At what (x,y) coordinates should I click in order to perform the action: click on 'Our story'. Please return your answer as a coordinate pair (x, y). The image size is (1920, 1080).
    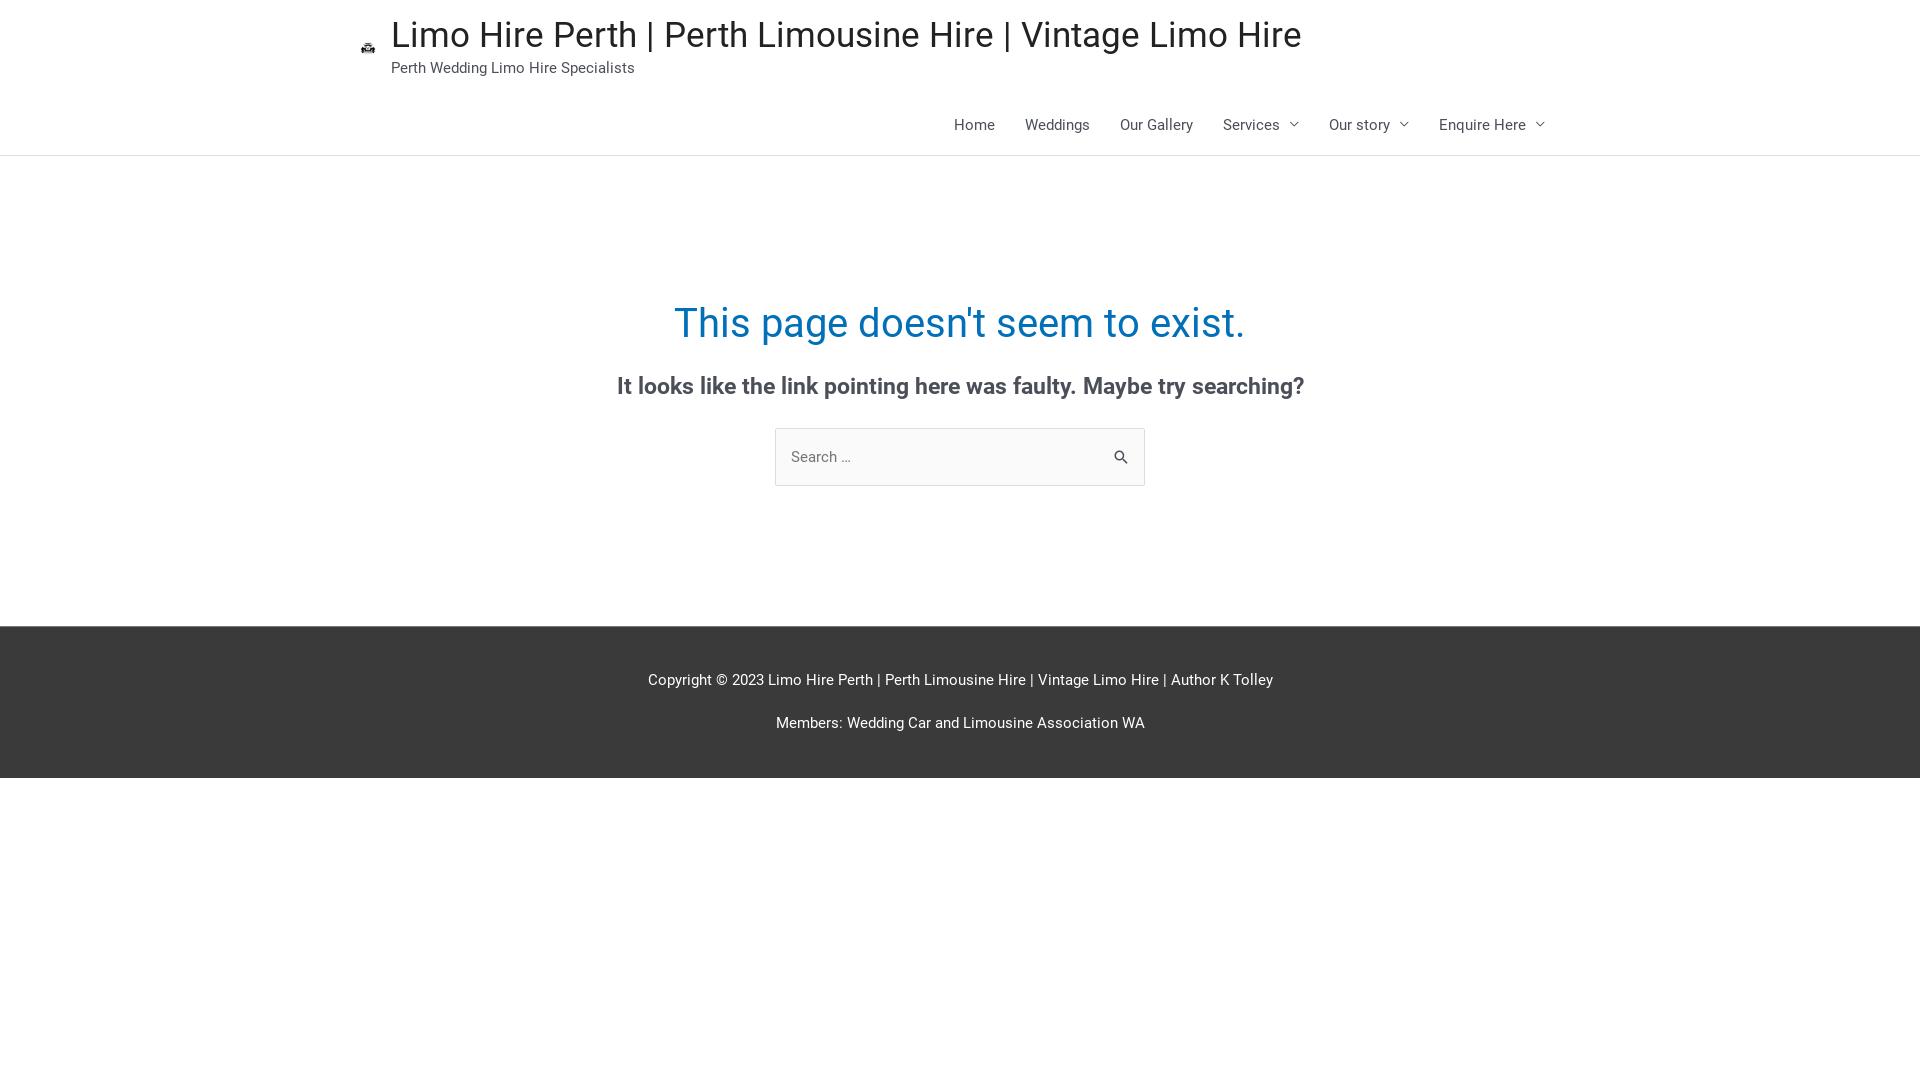
    Looking at the image, I should click on (1367, 123).